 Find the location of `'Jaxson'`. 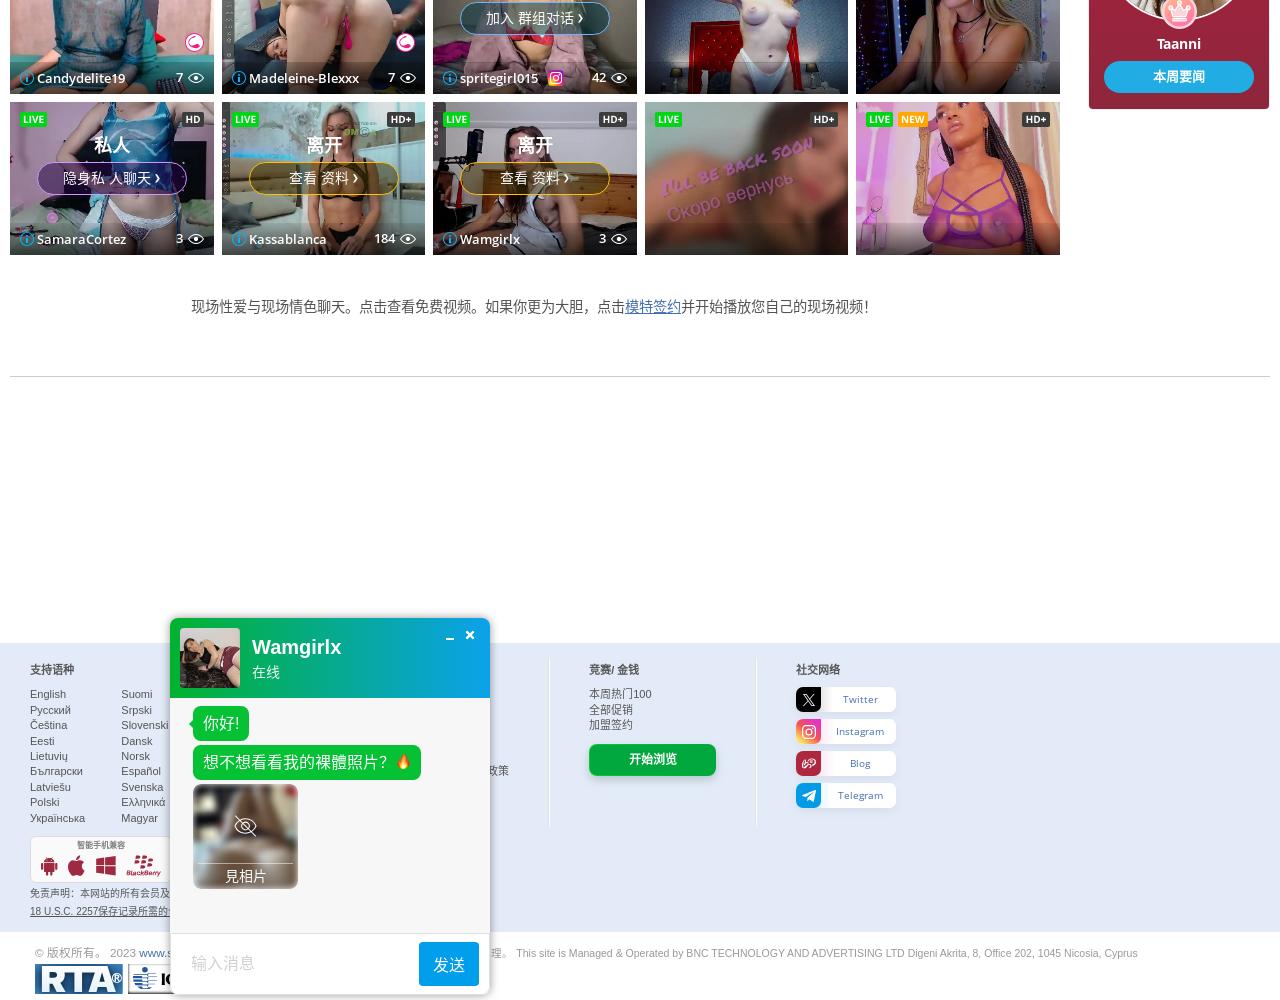

'Jaxson' is located at coordinates (247, 77).